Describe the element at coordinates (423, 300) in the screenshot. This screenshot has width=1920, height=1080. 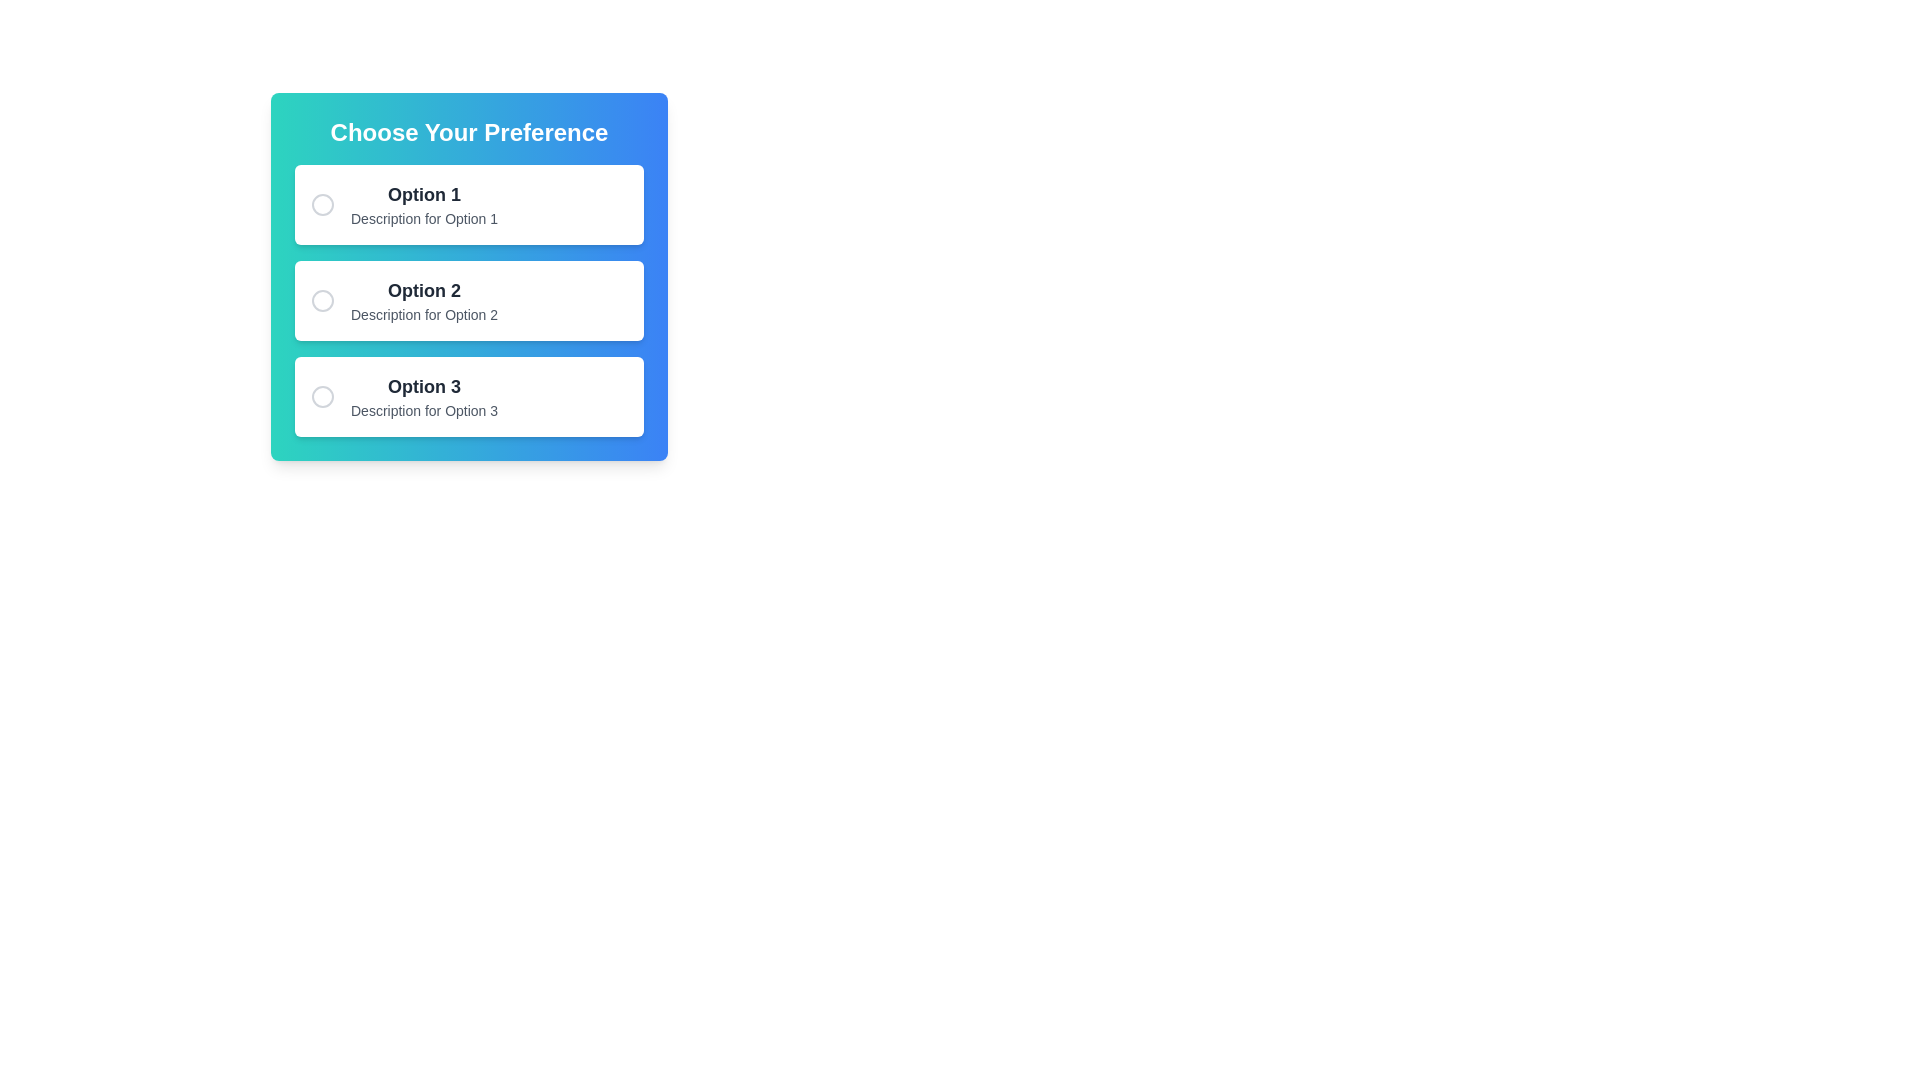
I see `the label and description for the second selection option in the preference selection interface to trigger hover effects` at that location.